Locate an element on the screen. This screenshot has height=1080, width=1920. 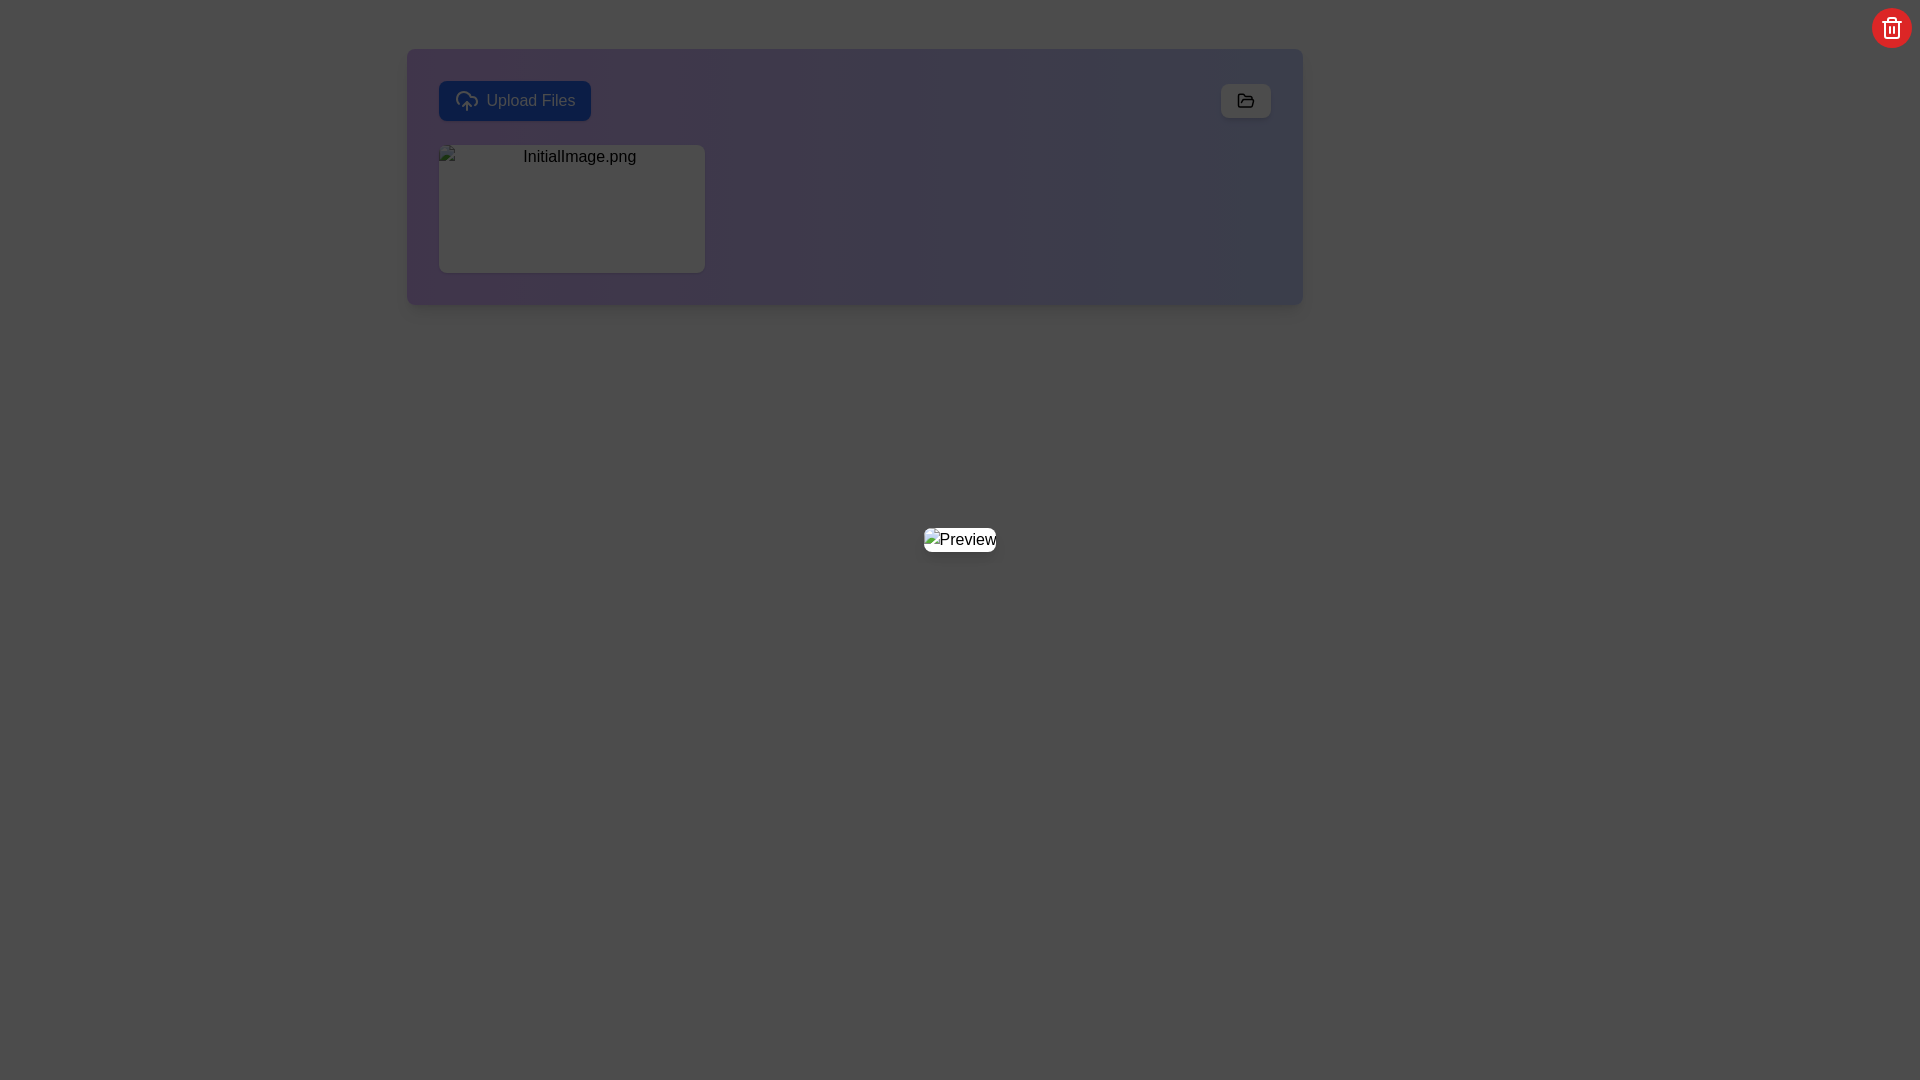
keyboard navigation is located at coordinates (514, 100).